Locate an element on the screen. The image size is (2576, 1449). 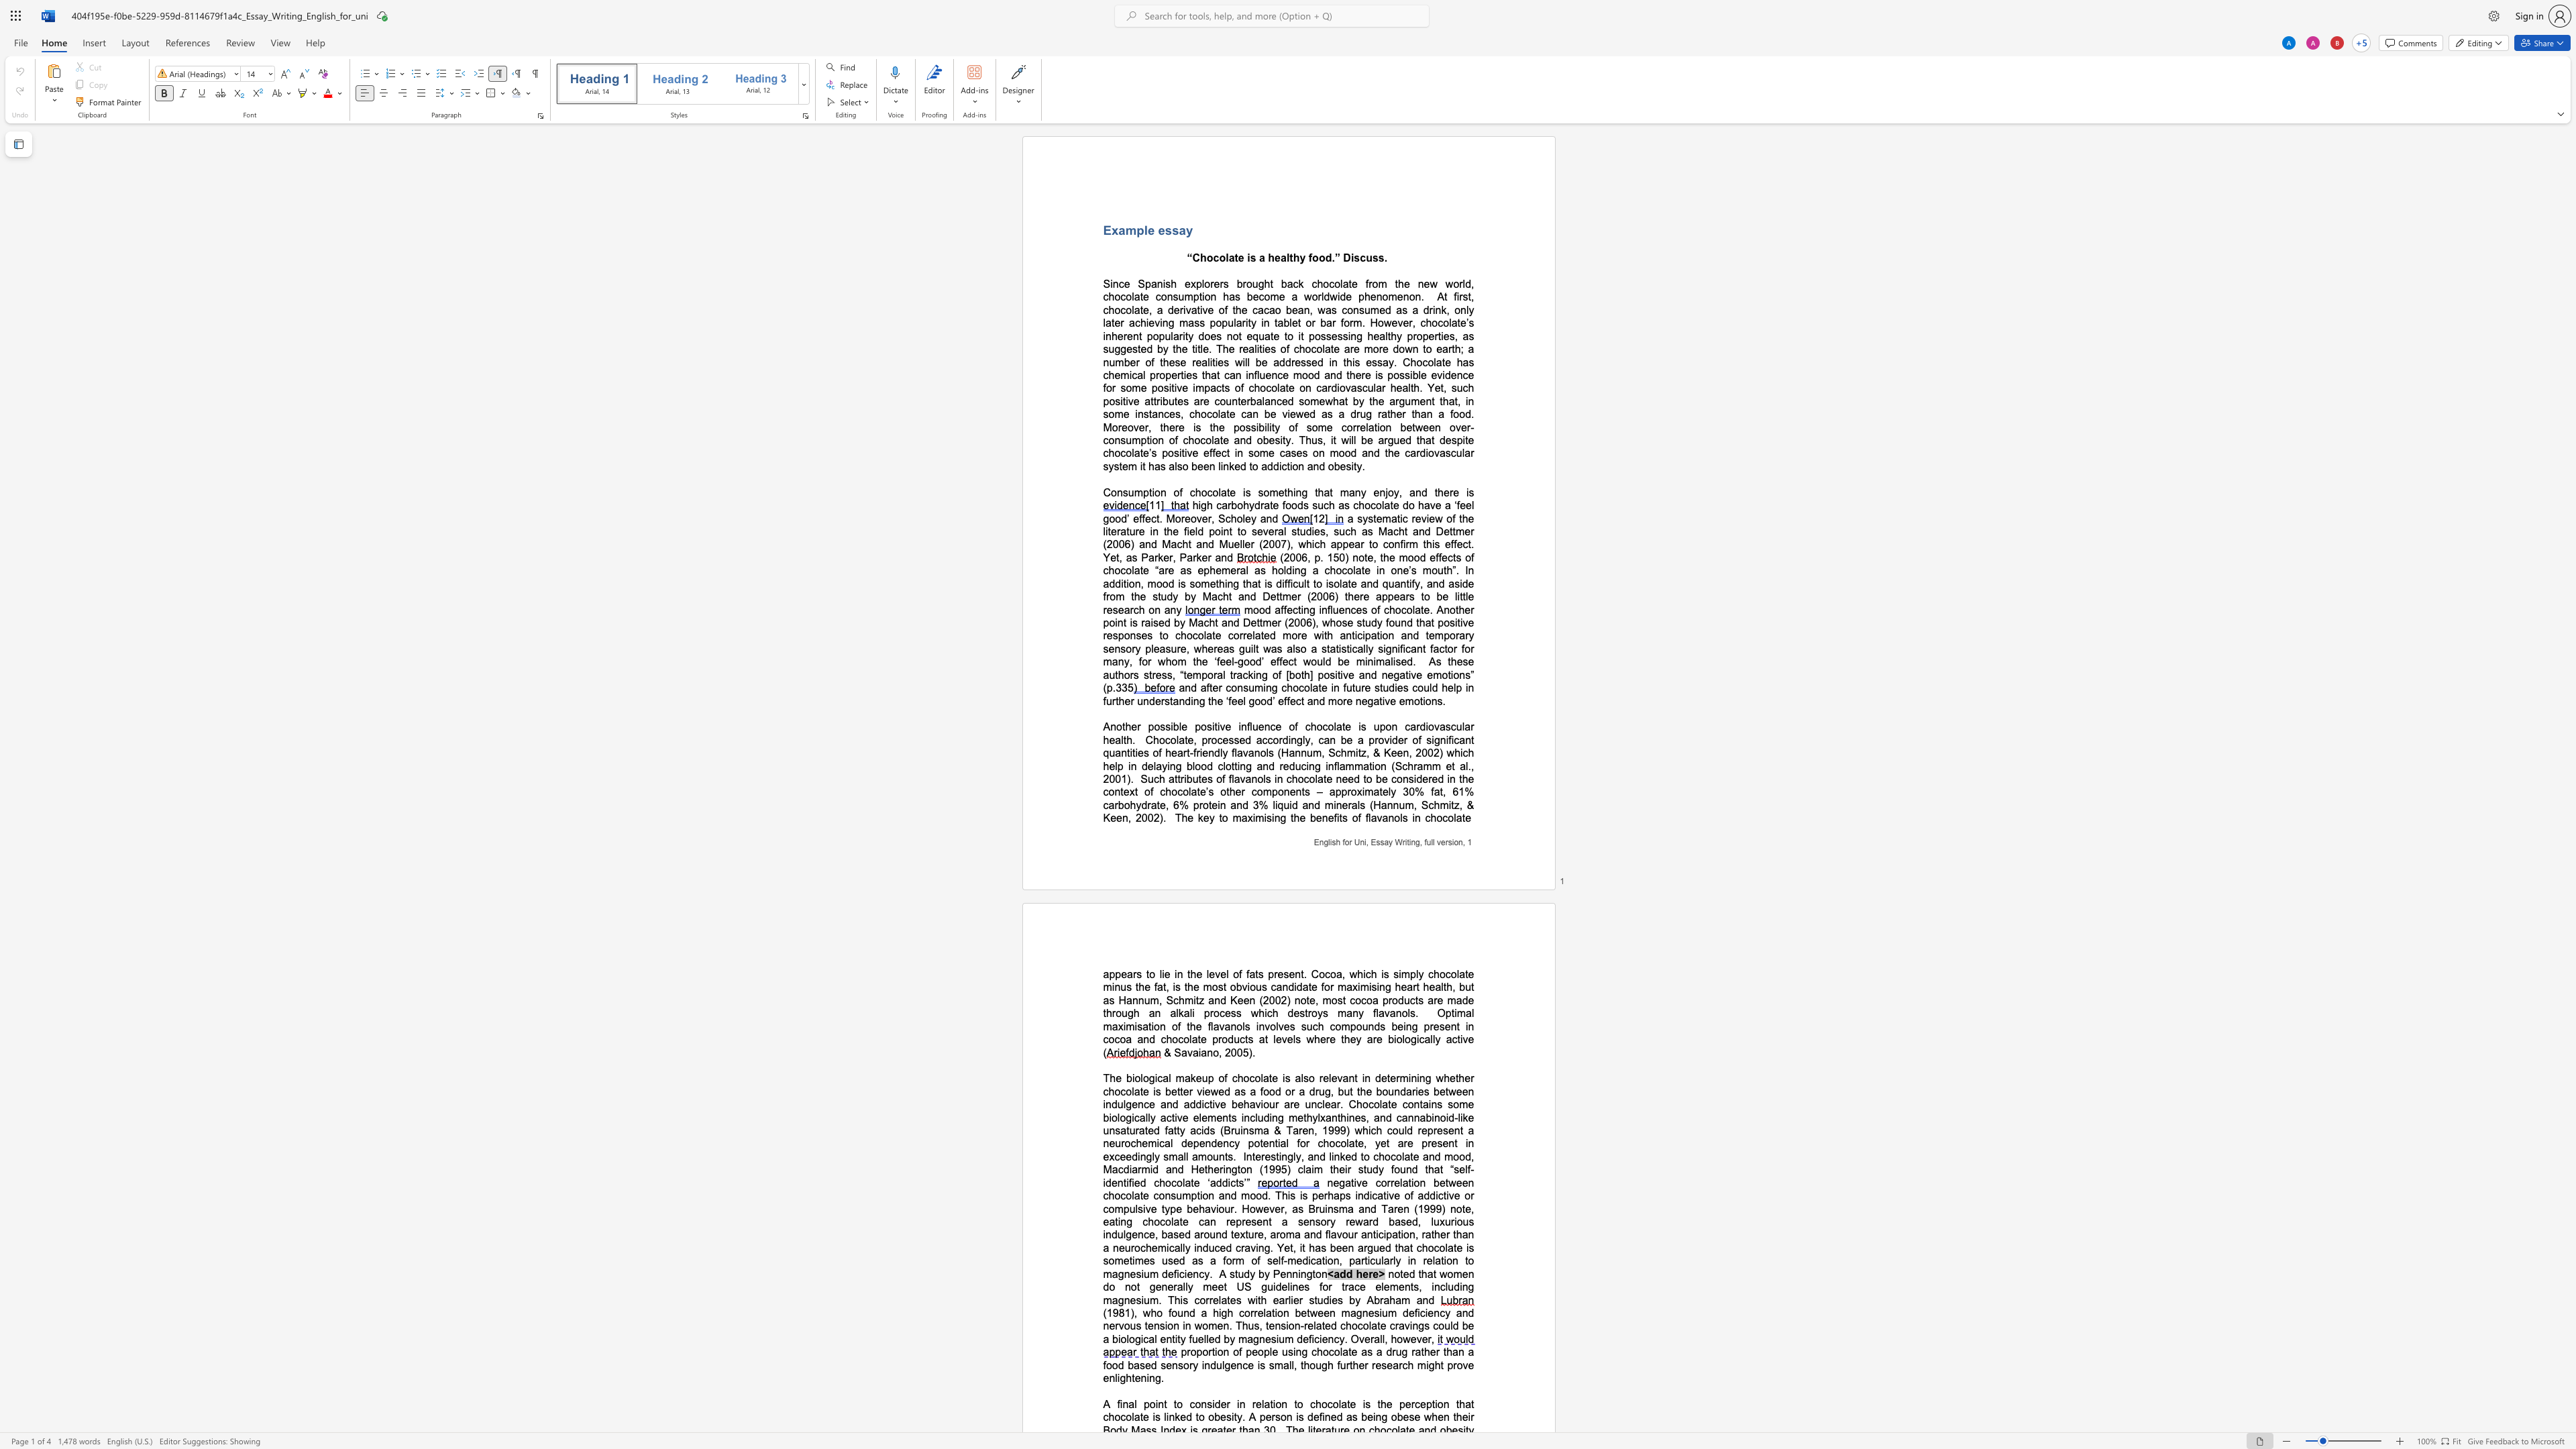
the space between the continuous character "e" and "s" in the text is located at coordinates (1336, 335).